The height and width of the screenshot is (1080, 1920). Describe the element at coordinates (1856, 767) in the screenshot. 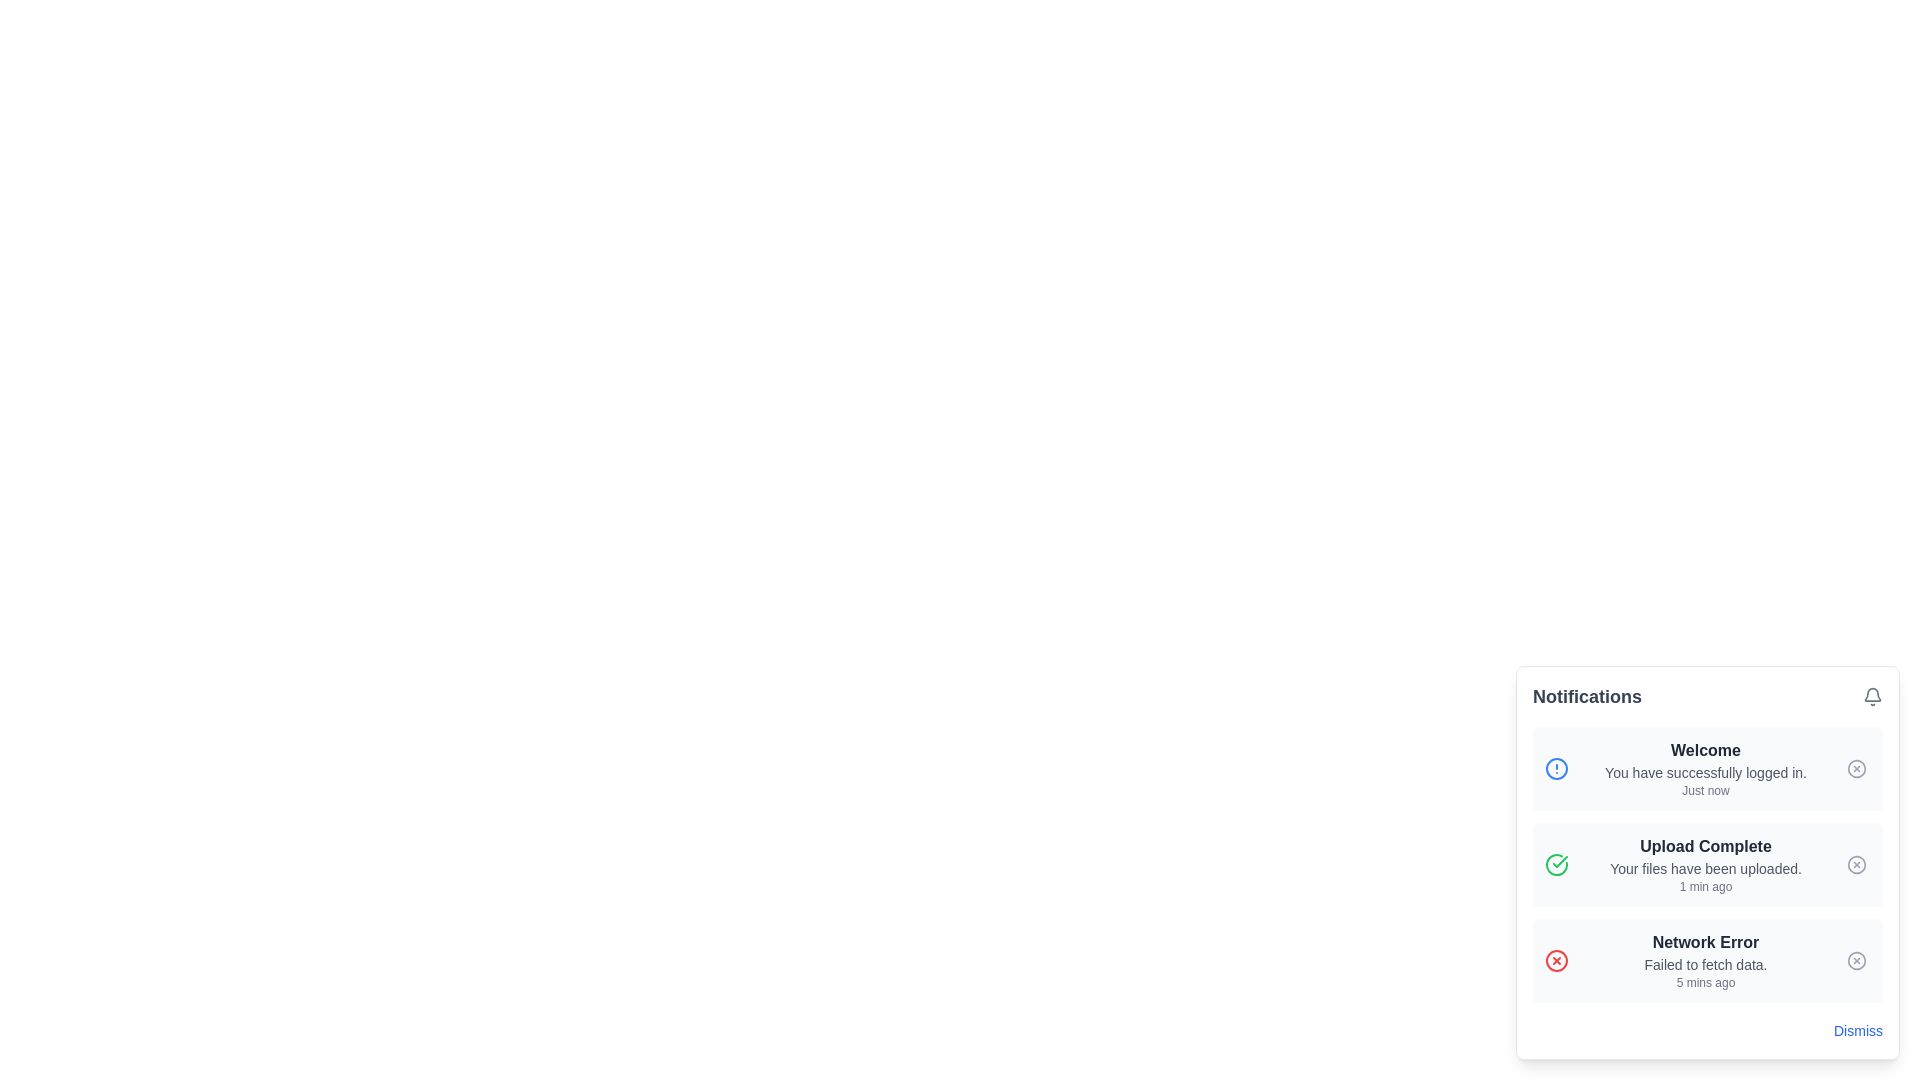

I see `the circular close button with a cross mark inside it located in the top-right corner of the 'Welcome' notification entry` at that location.